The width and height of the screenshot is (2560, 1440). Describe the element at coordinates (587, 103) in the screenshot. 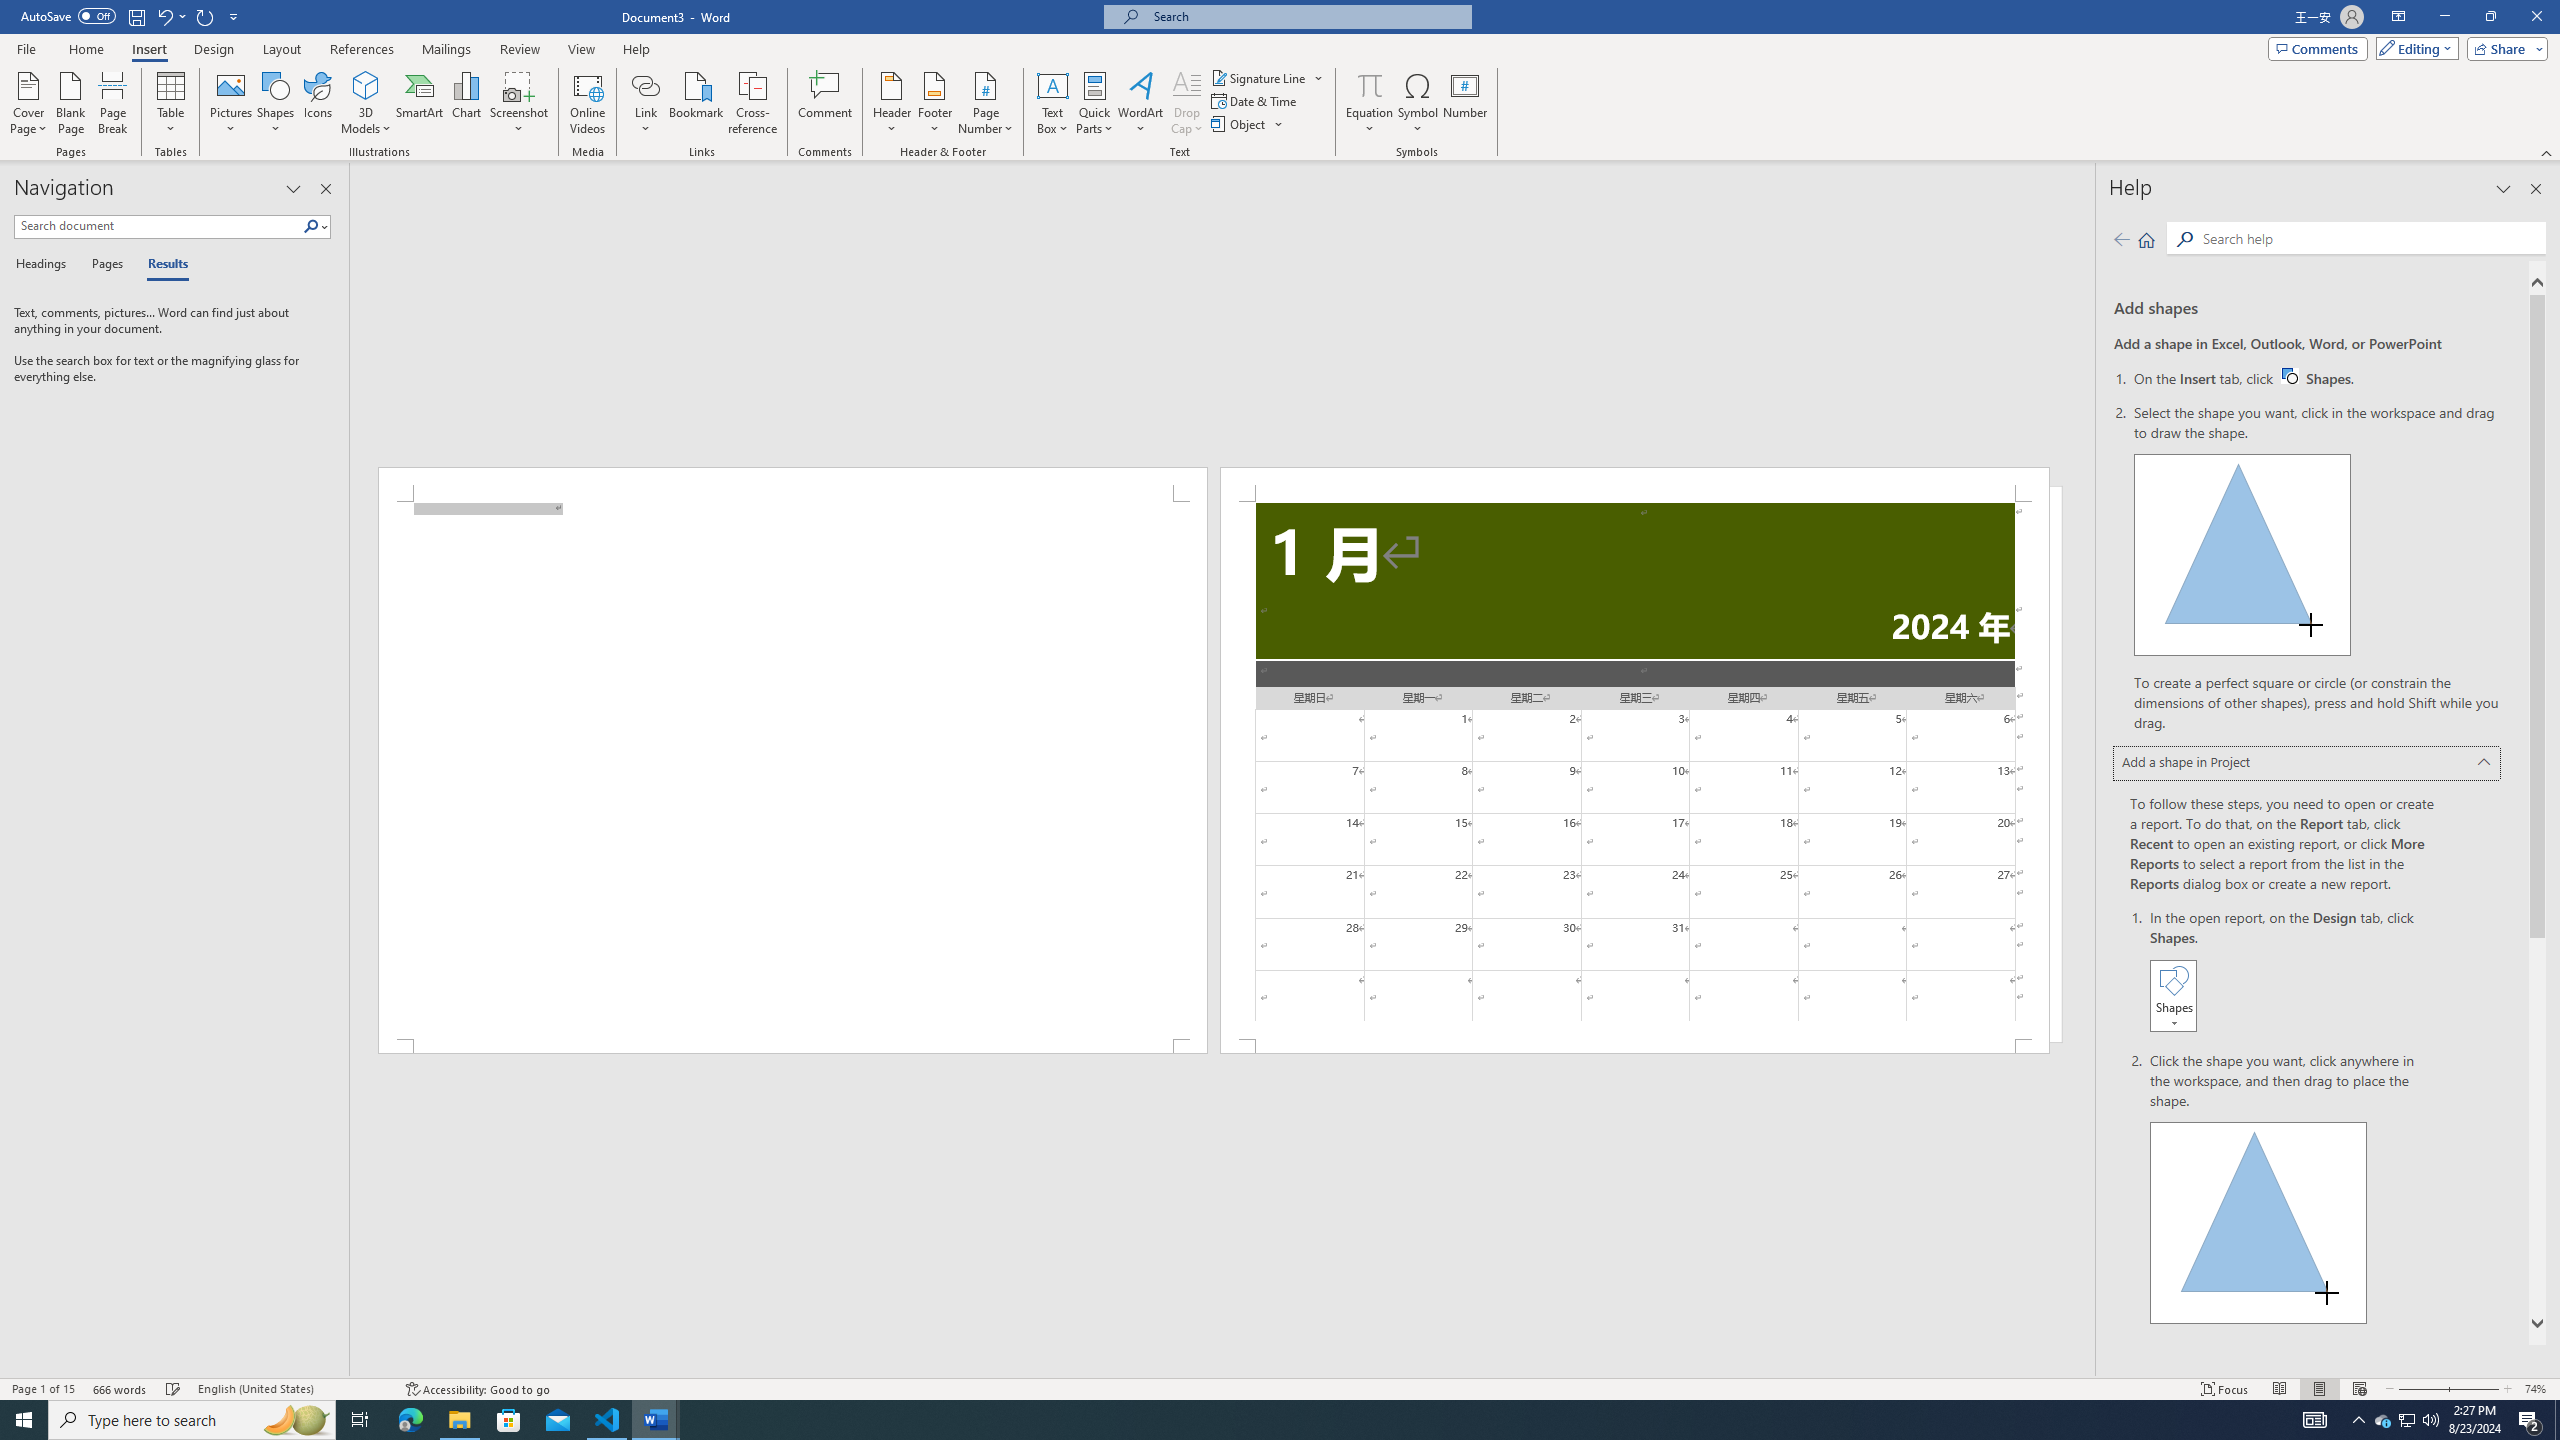

I see `'Online Videos...'` at that location.